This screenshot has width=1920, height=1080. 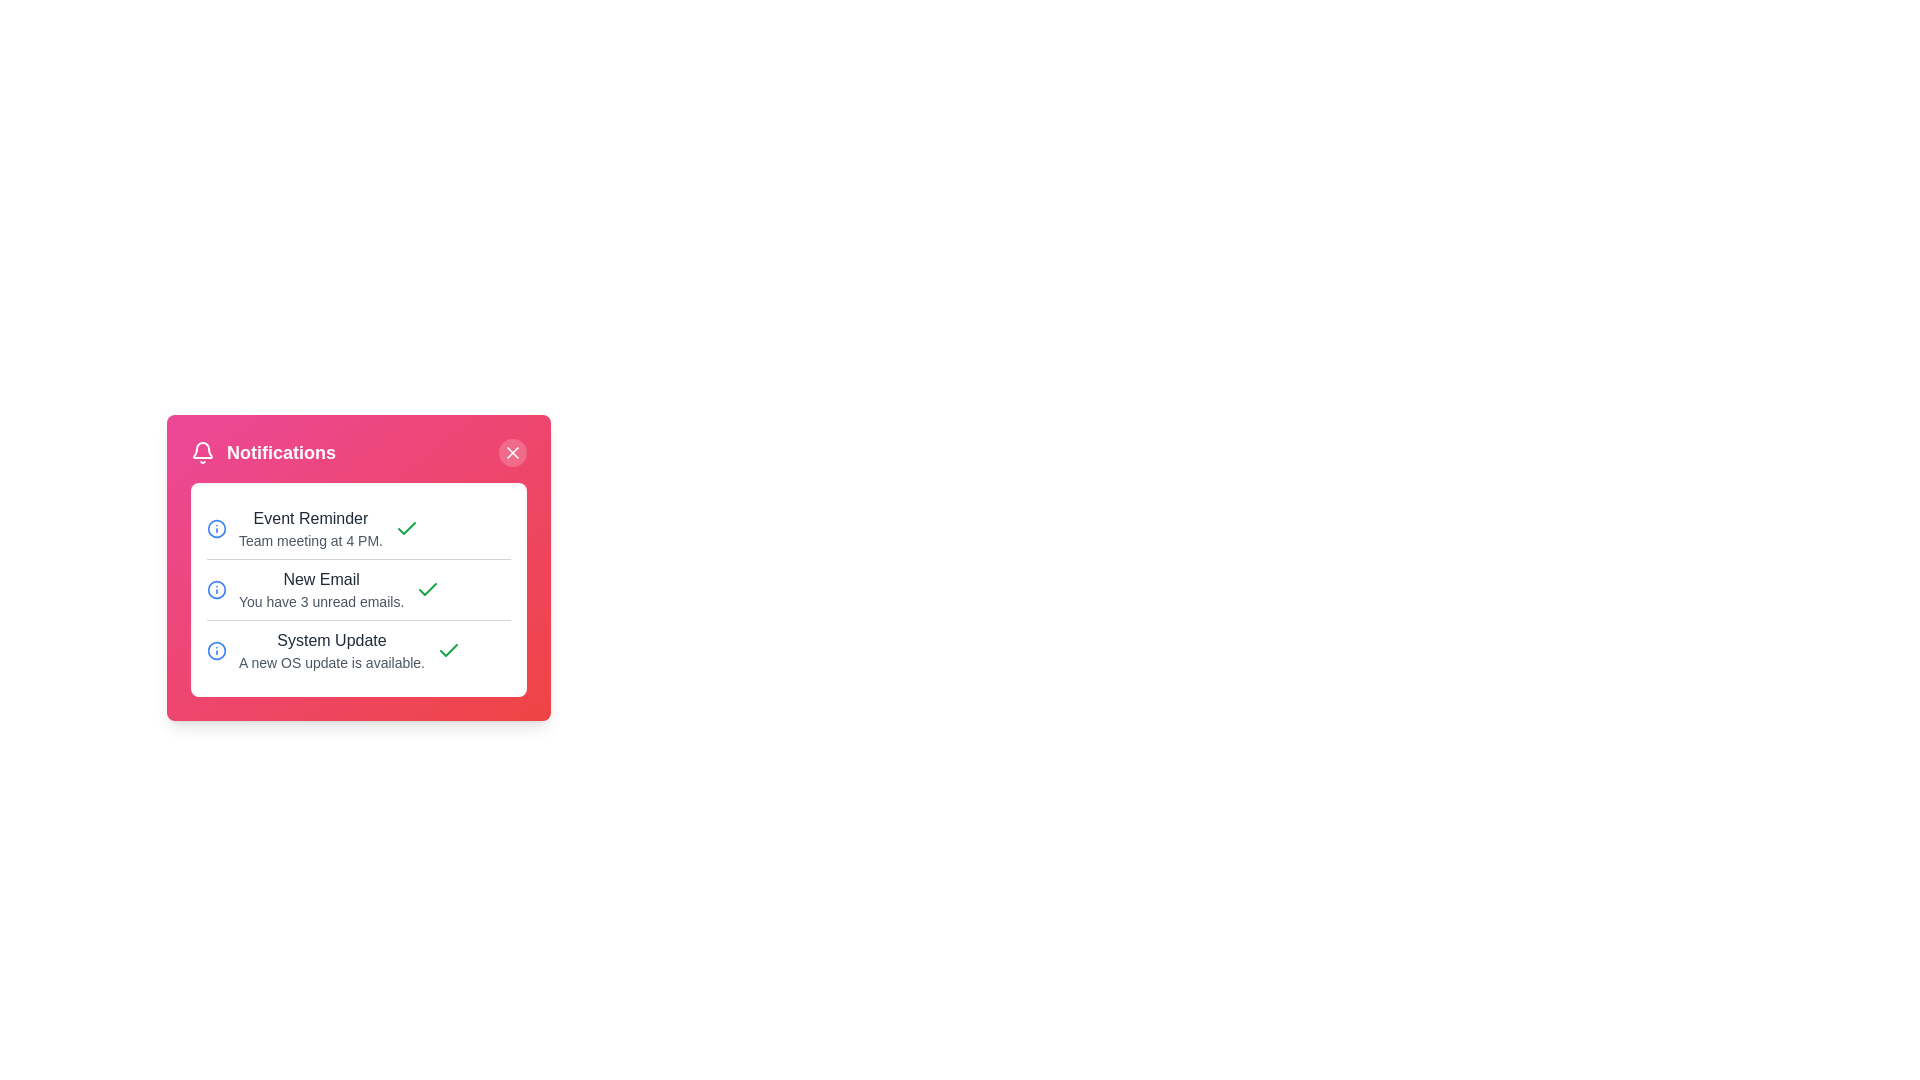 What do you see at coordinates (513, 452) in the screenshot?
I see `the Close button, a circular button with a light white background and an 'X' icon, located in the top-right corner of the Notifications card` at bounding box center [513, 452].